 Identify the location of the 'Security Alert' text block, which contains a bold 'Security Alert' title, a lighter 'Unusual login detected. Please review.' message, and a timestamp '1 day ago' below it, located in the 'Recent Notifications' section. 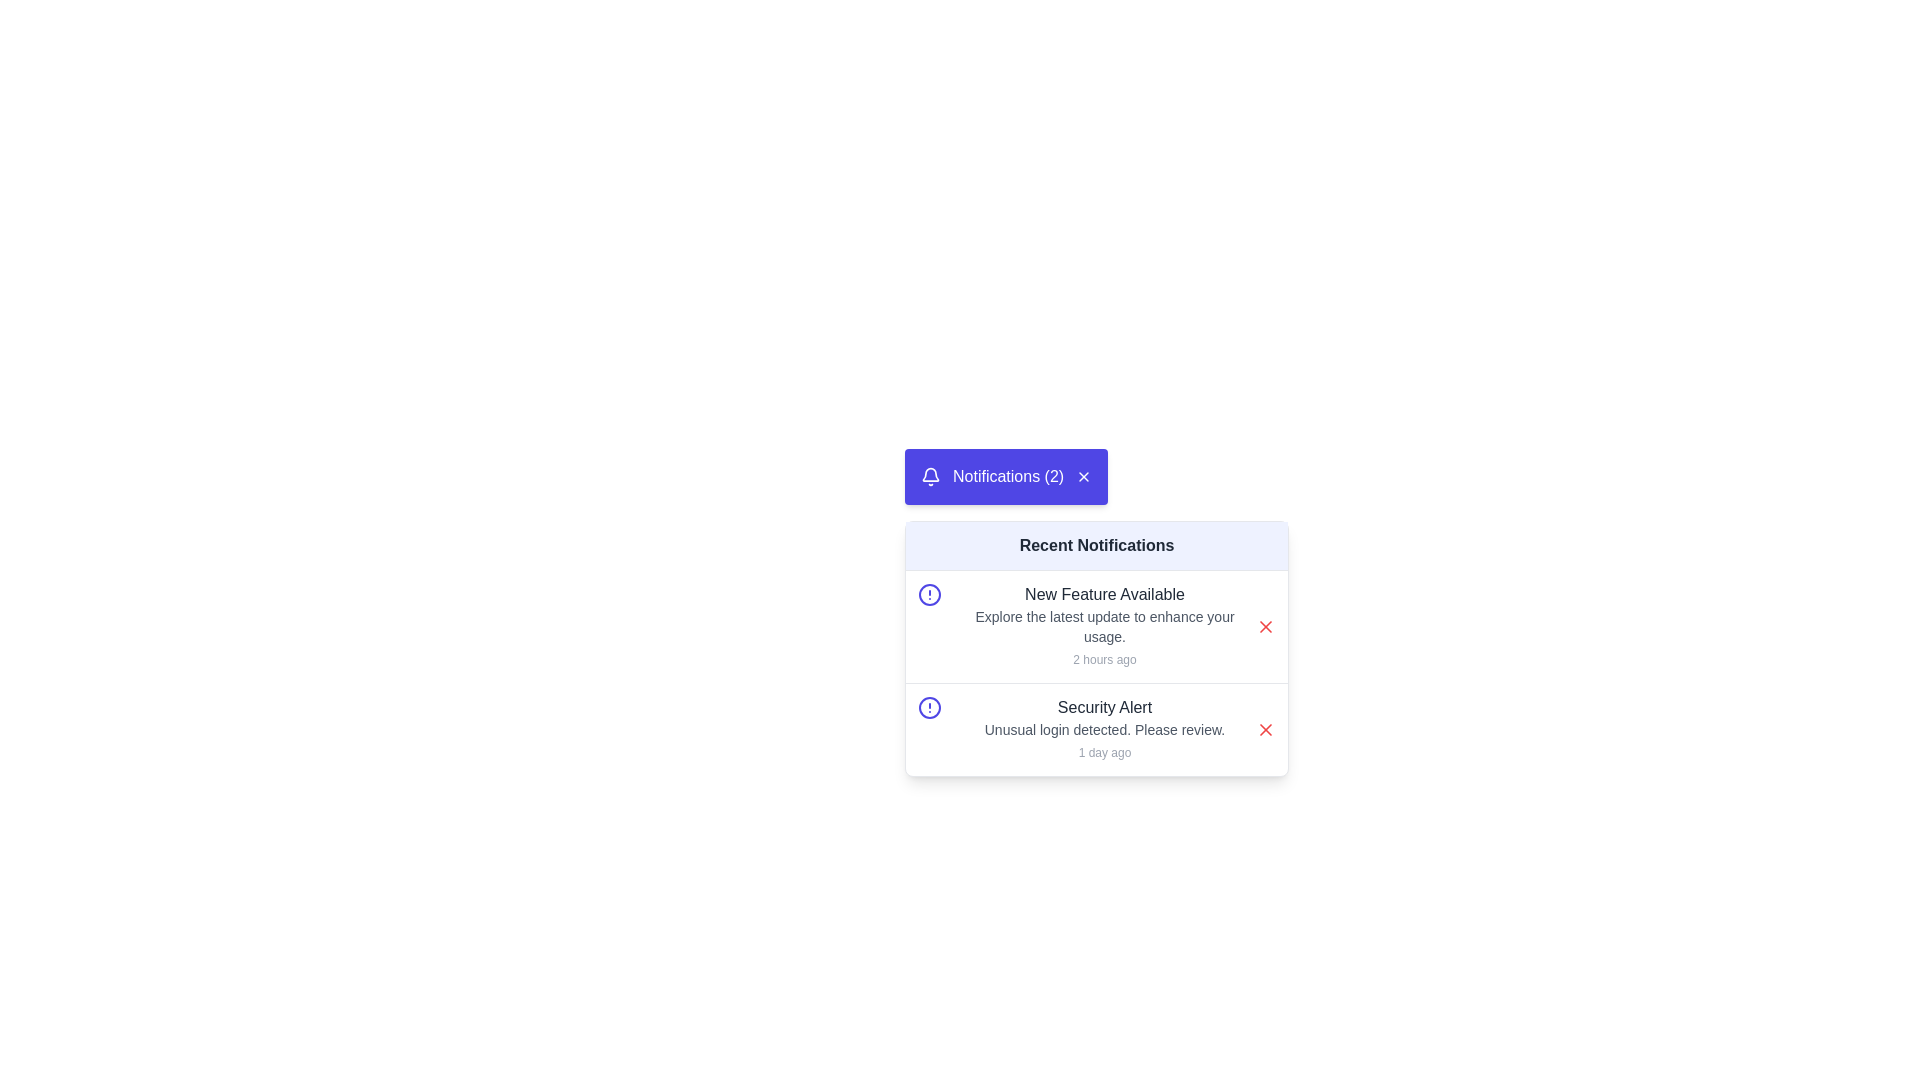
(1103, 729).